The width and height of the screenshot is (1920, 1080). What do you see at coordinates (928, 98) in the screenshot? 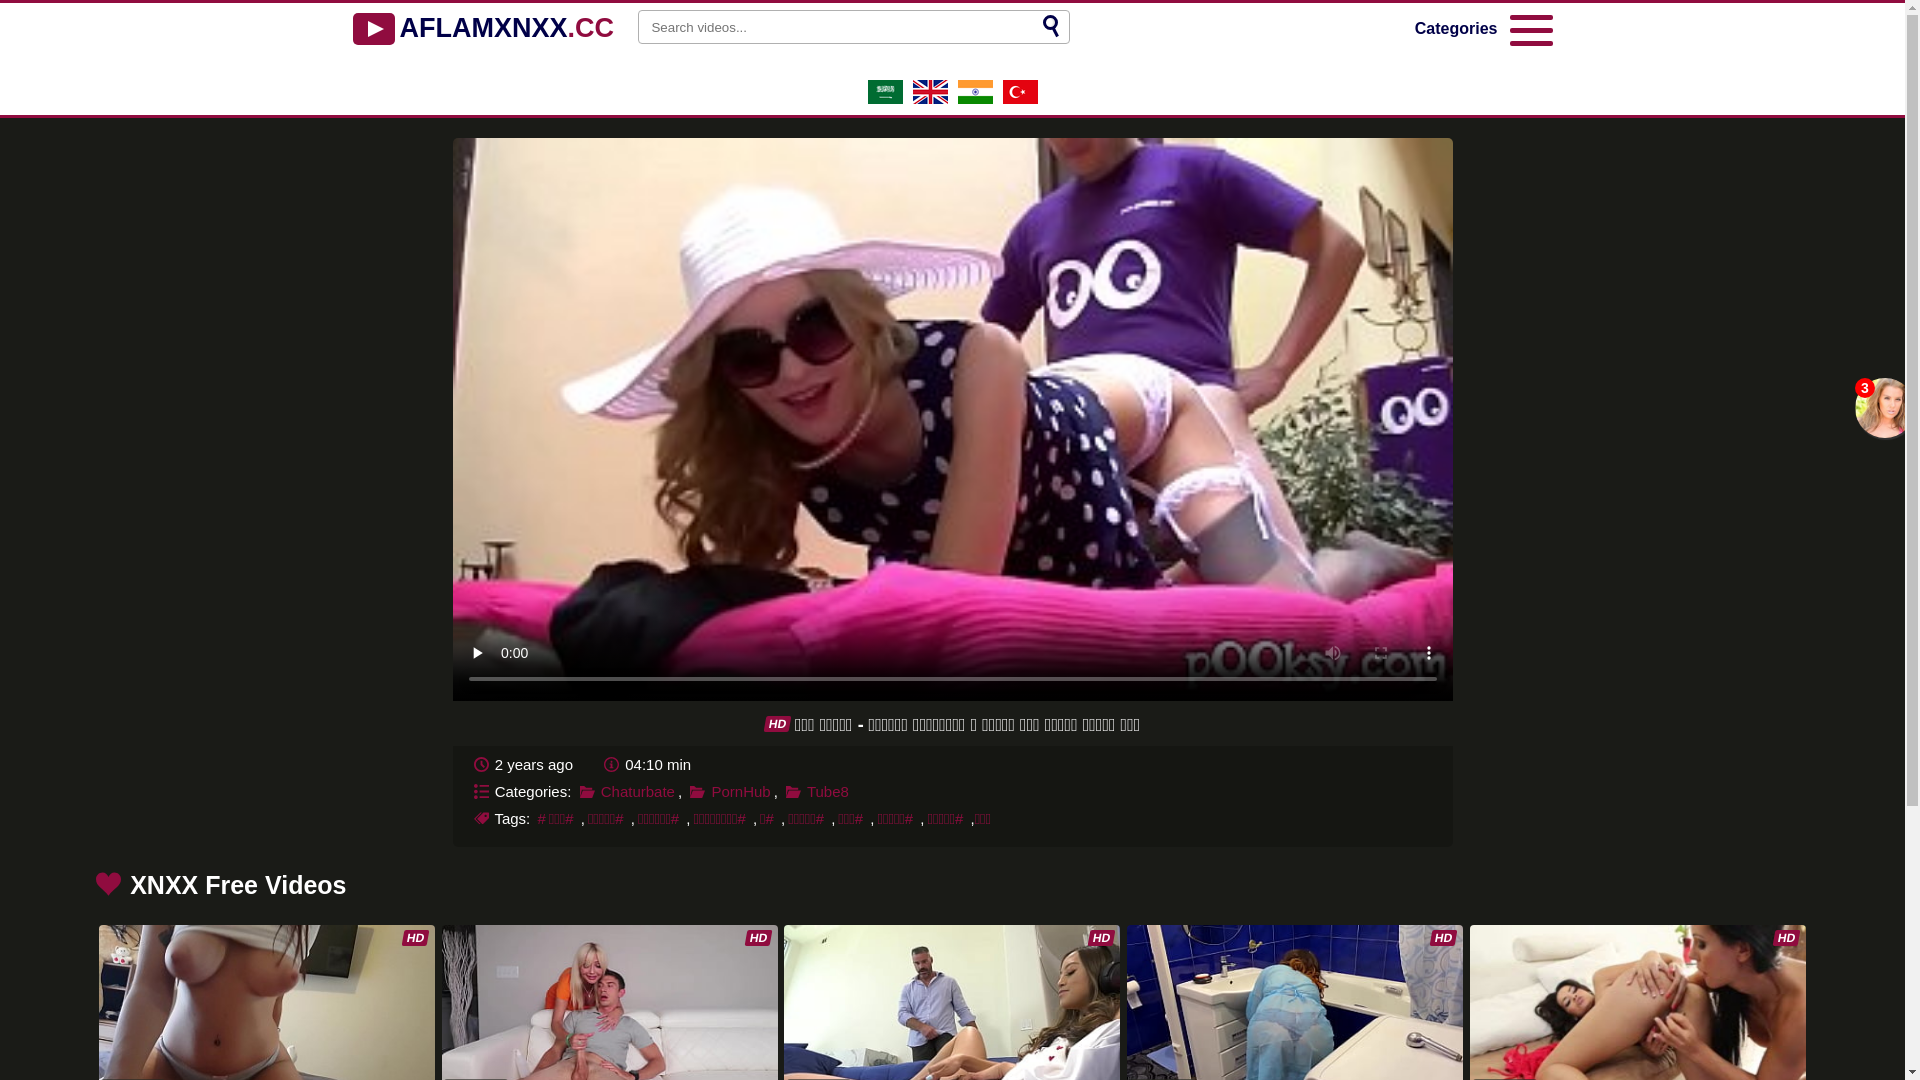
I see `'EN'` at bounding box center [928, 98].